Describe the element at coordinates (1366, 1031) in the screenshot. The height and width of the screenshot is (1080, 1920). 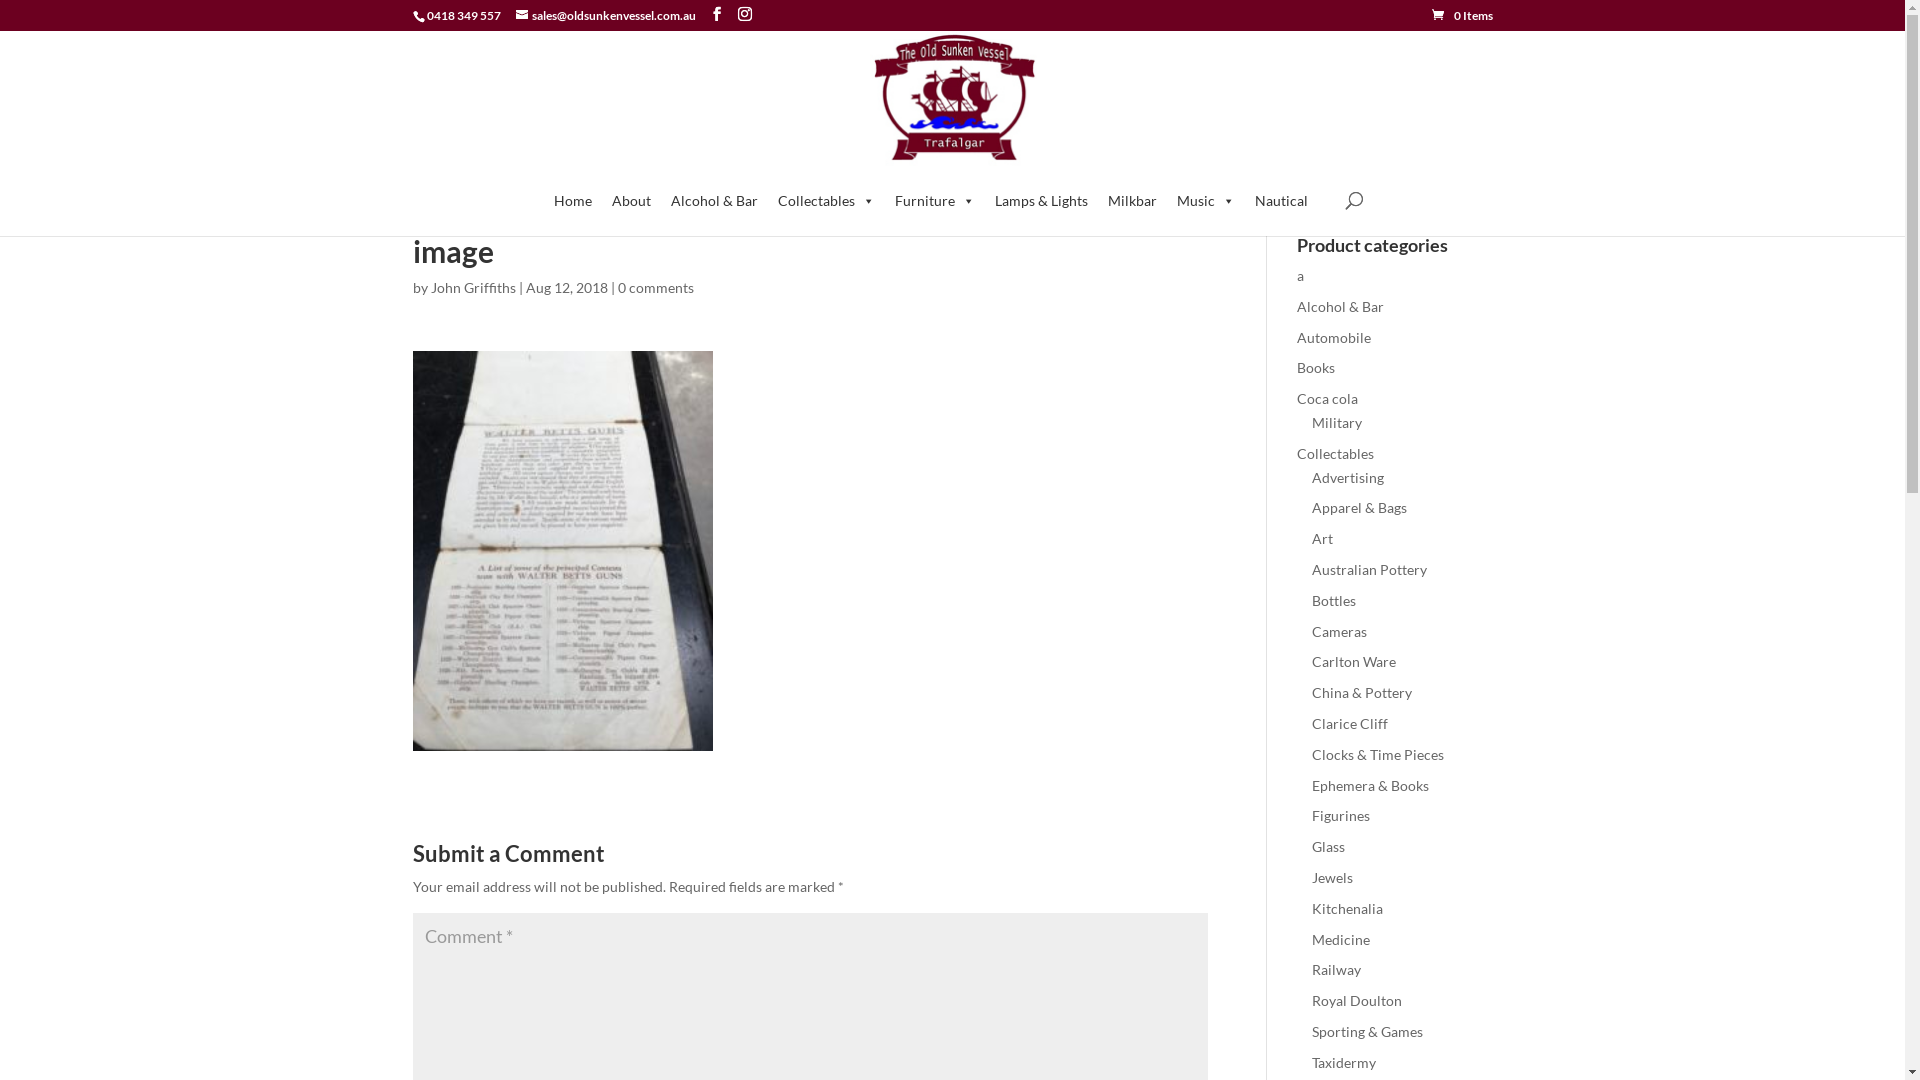
I see `'Sporting & Games'` at that location.